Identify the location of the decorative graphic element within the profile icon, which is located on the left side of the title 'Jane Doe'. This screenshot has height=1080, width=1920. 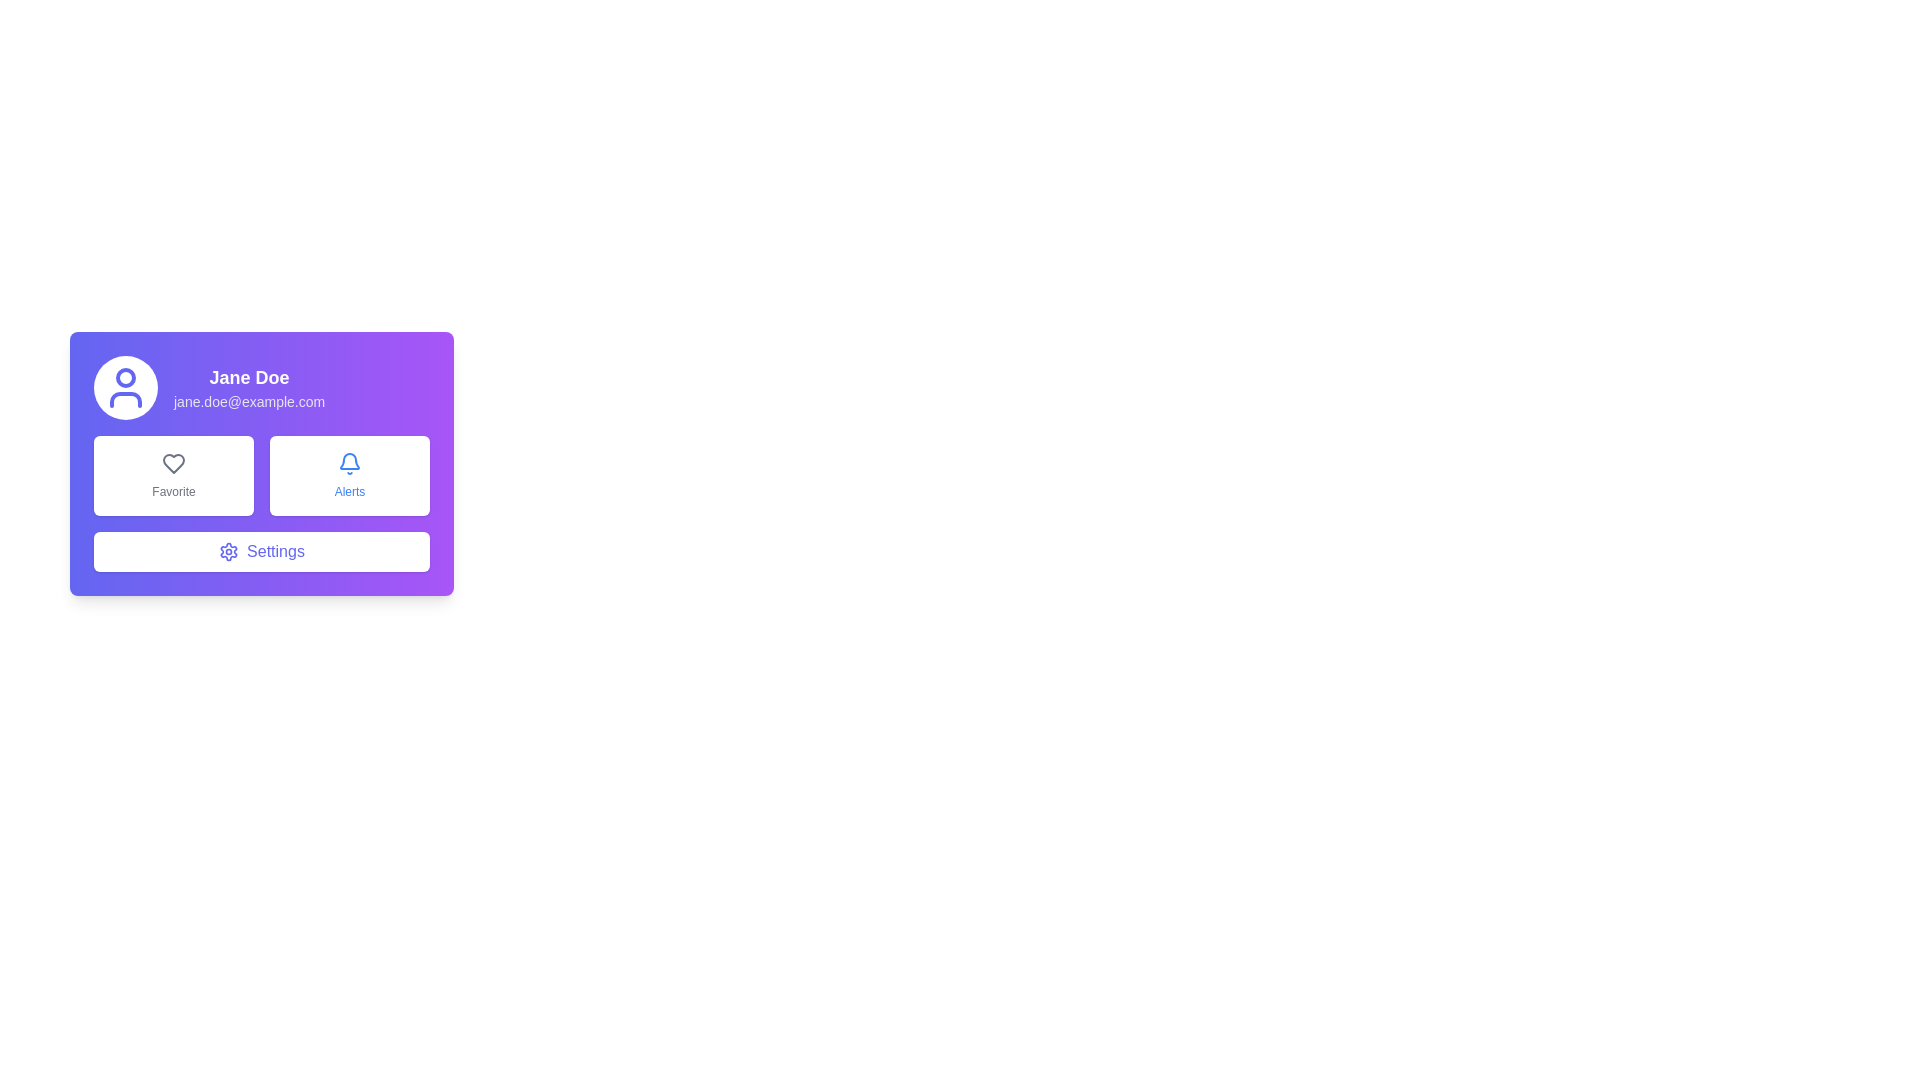
(124, 378).